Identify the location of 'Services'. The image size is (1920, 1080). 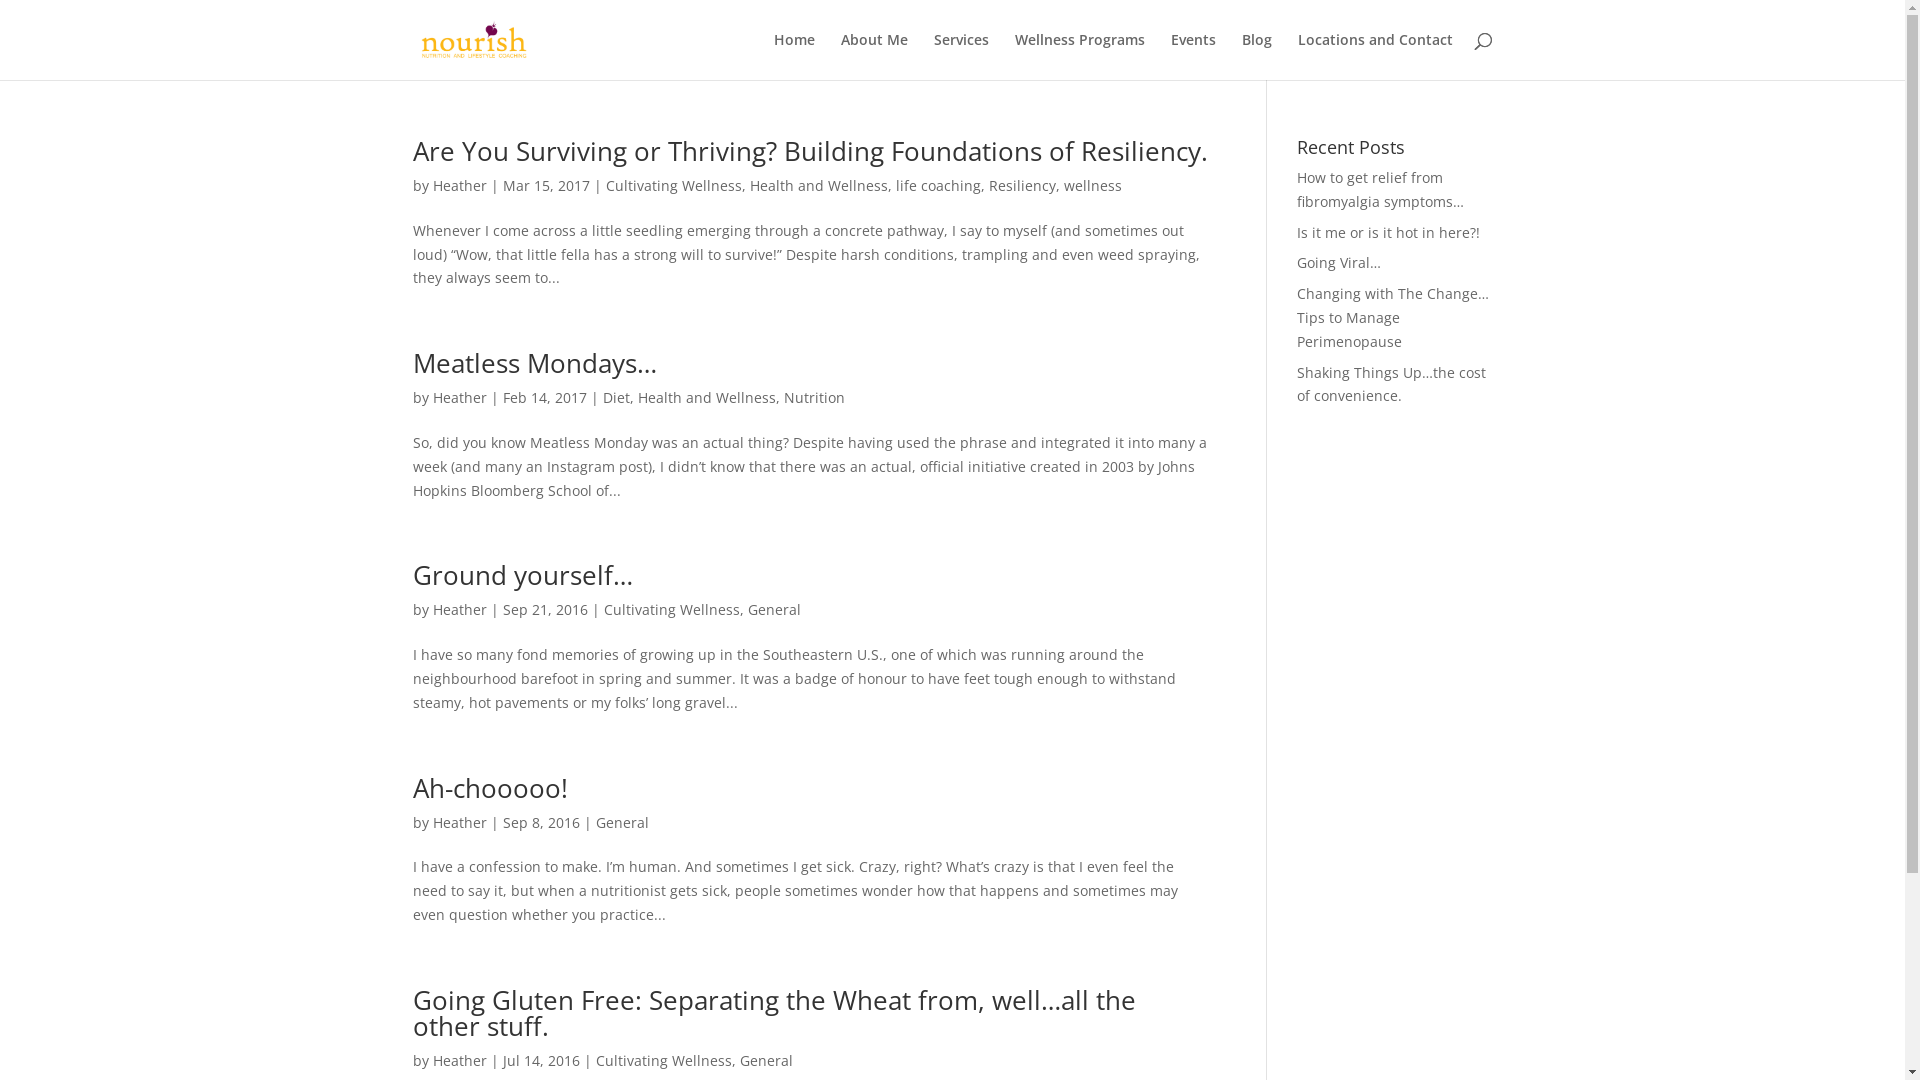
(961, 55).